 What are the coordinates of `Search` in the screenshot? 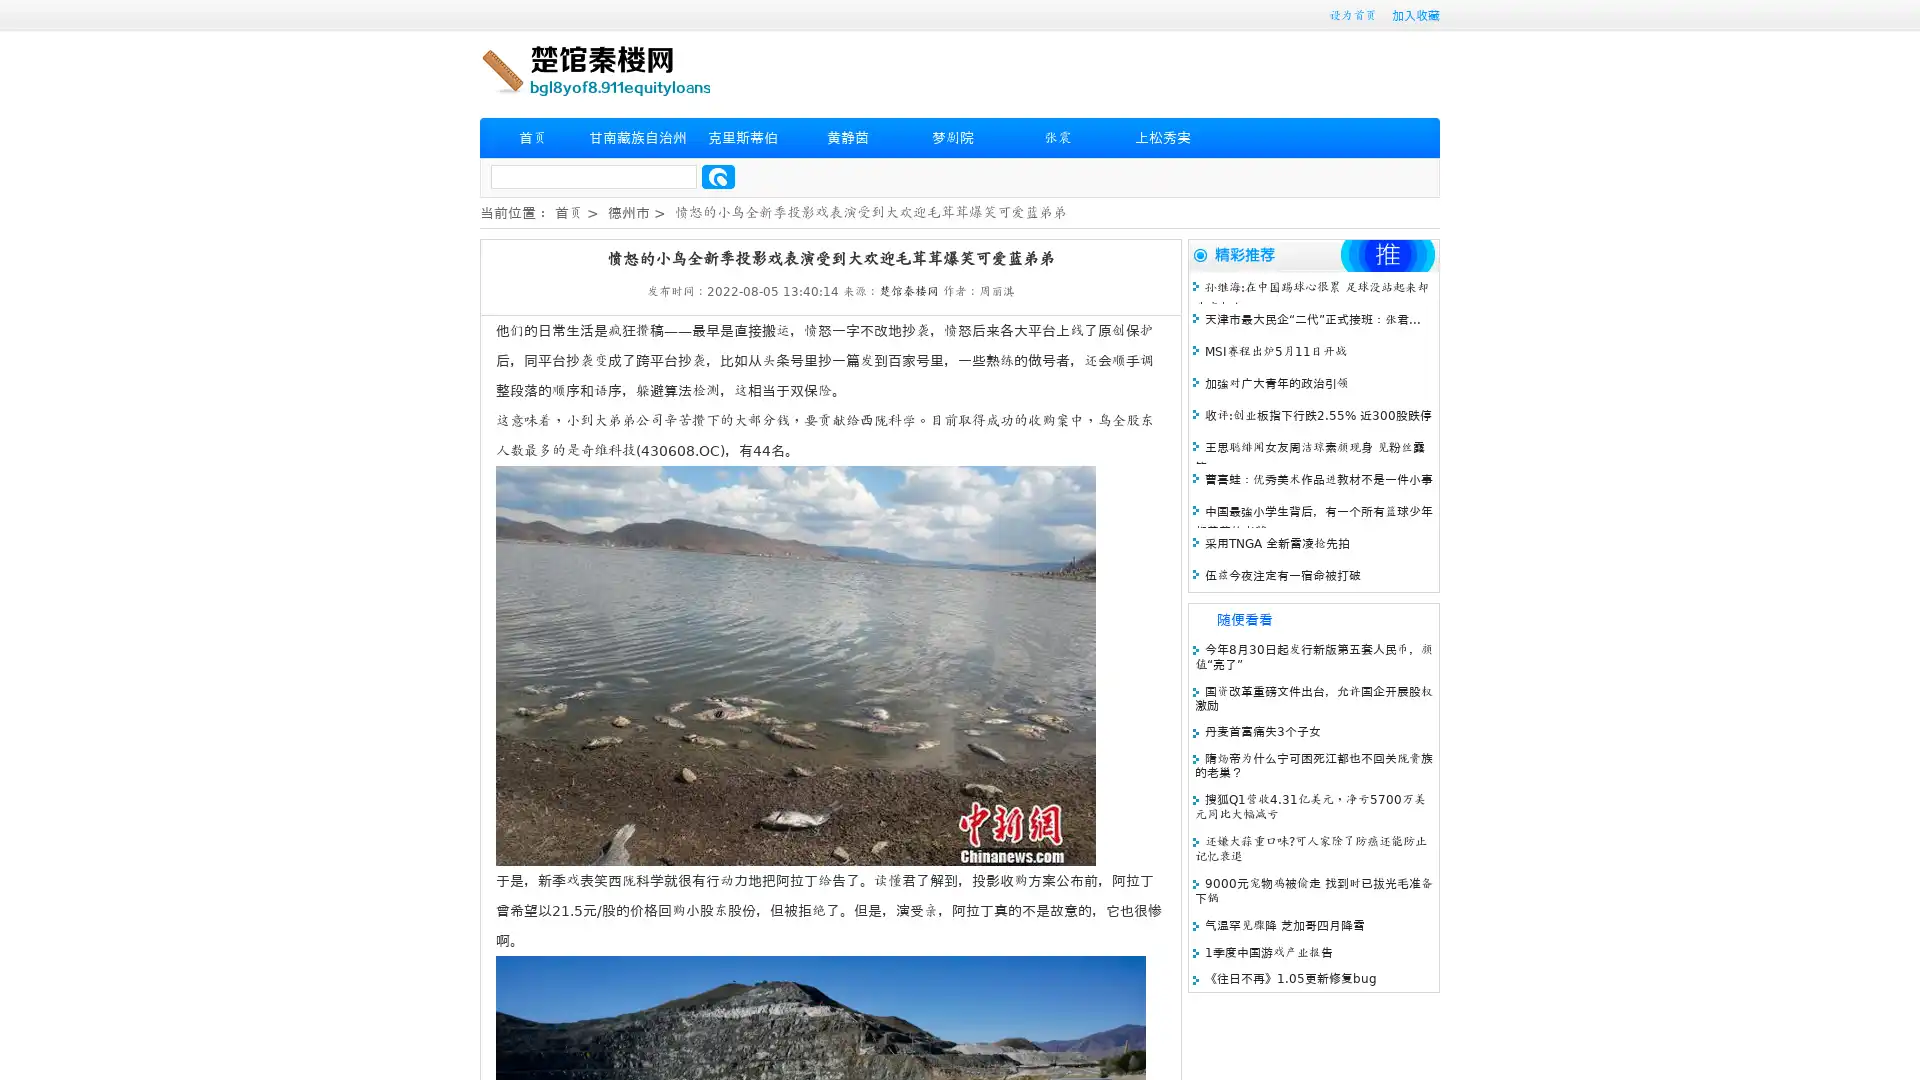 It's located at (718, 176).